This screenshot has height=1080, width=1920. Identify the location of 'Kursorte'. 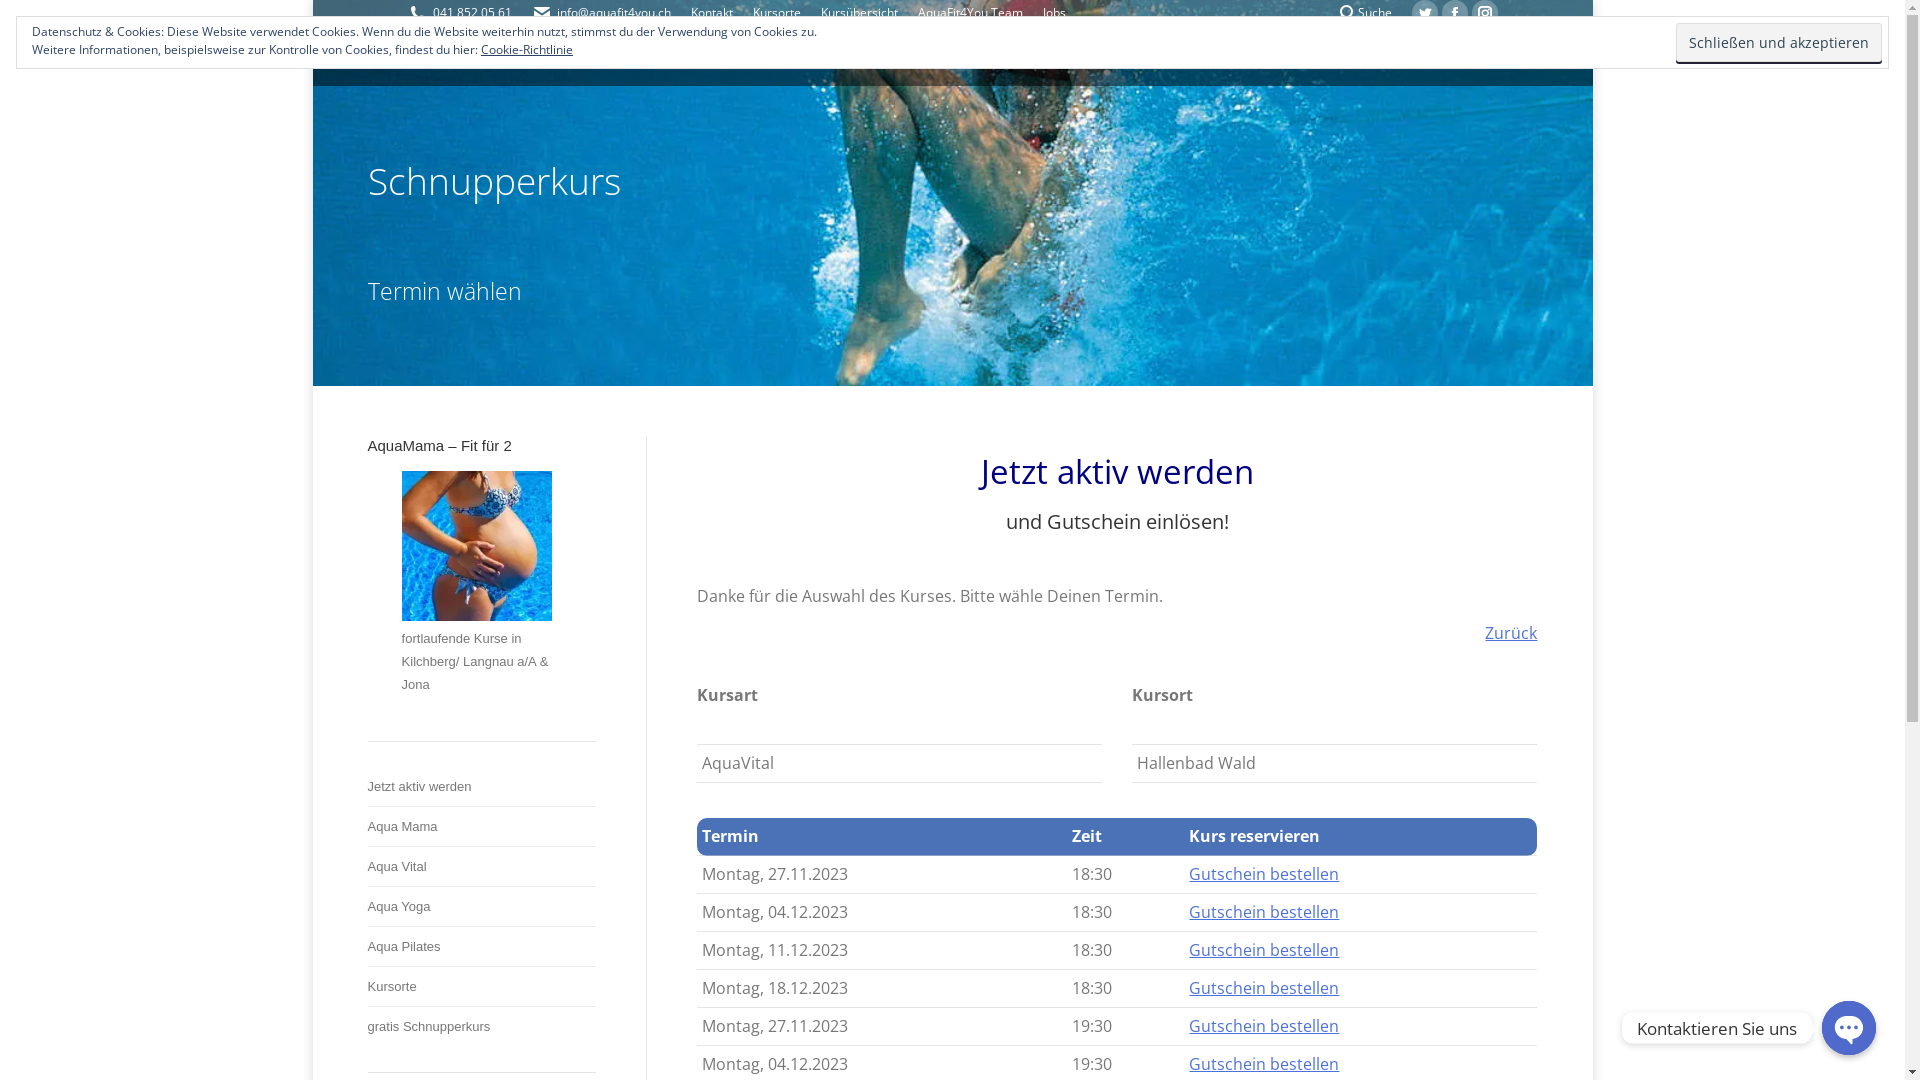
(775, 12).